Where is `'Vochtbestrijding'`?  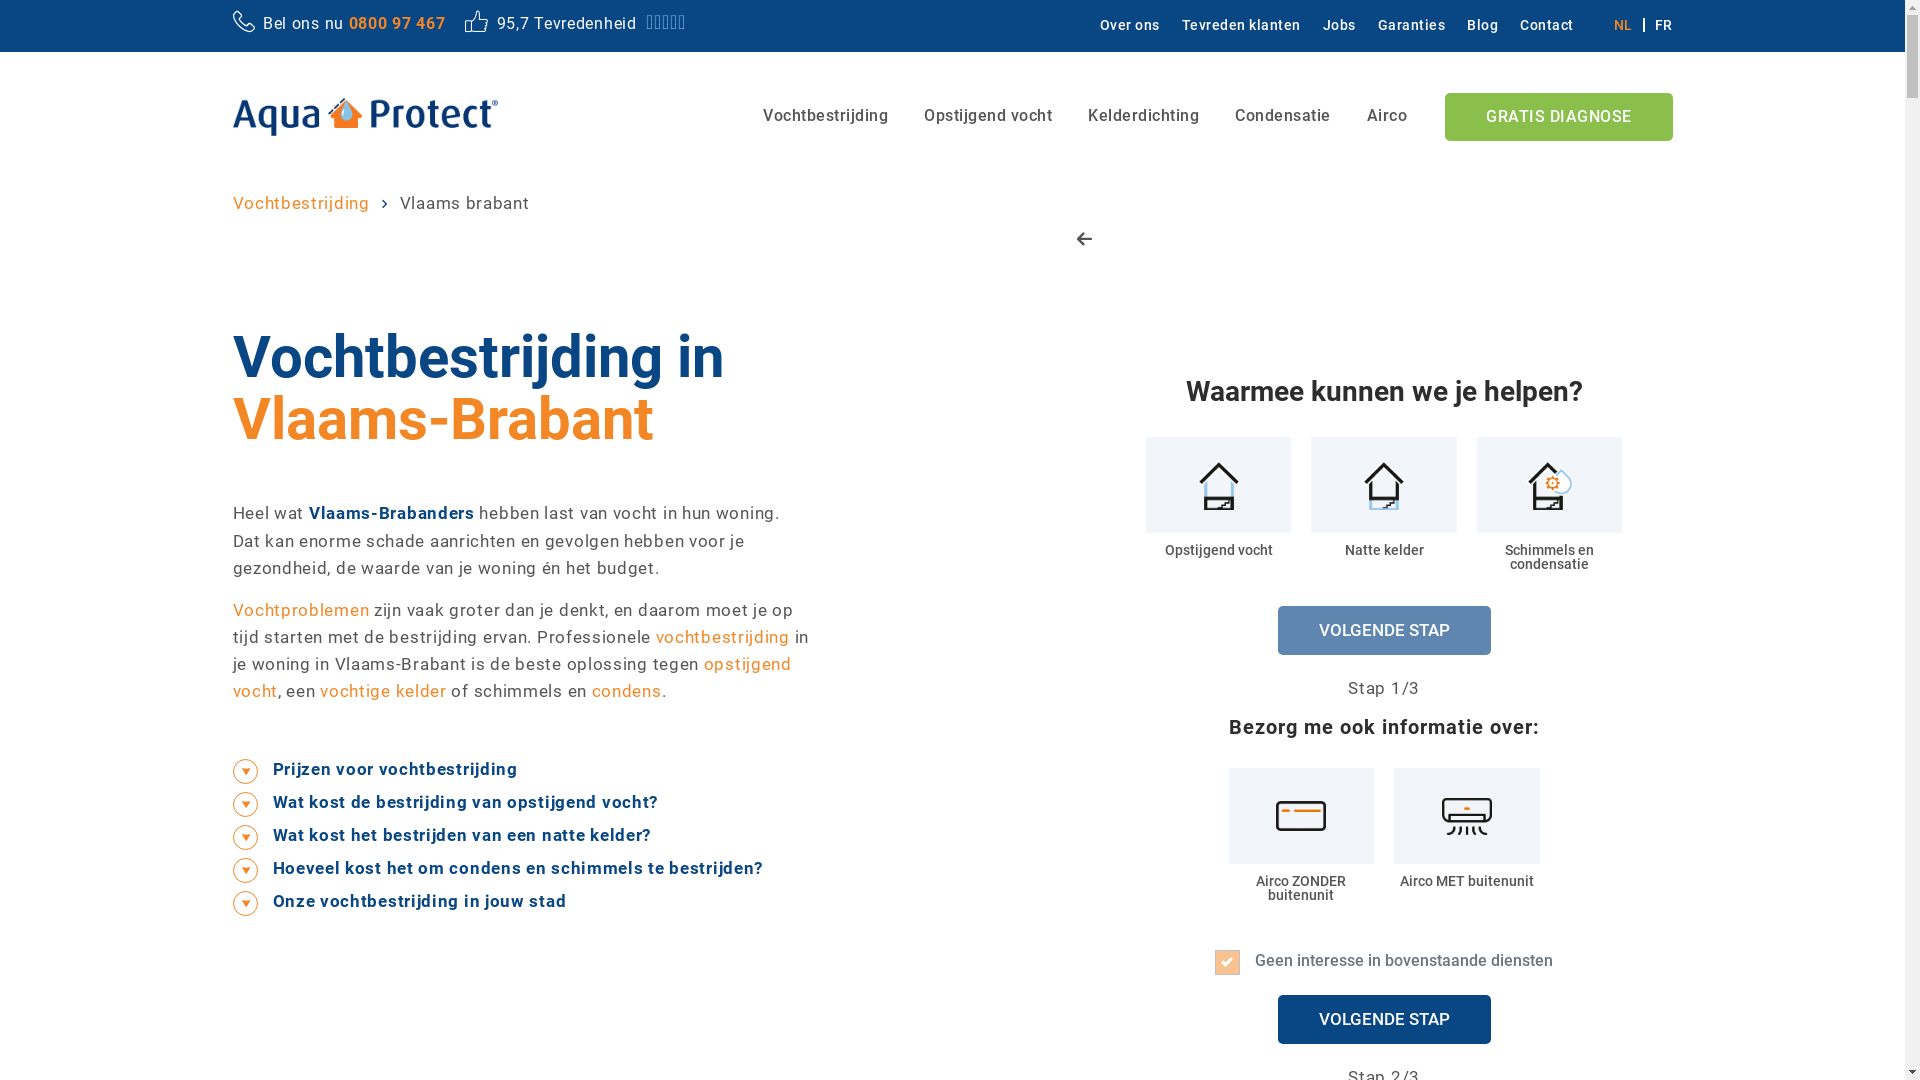 'Vochtbestrijding' is located at coordinates (231, 201).